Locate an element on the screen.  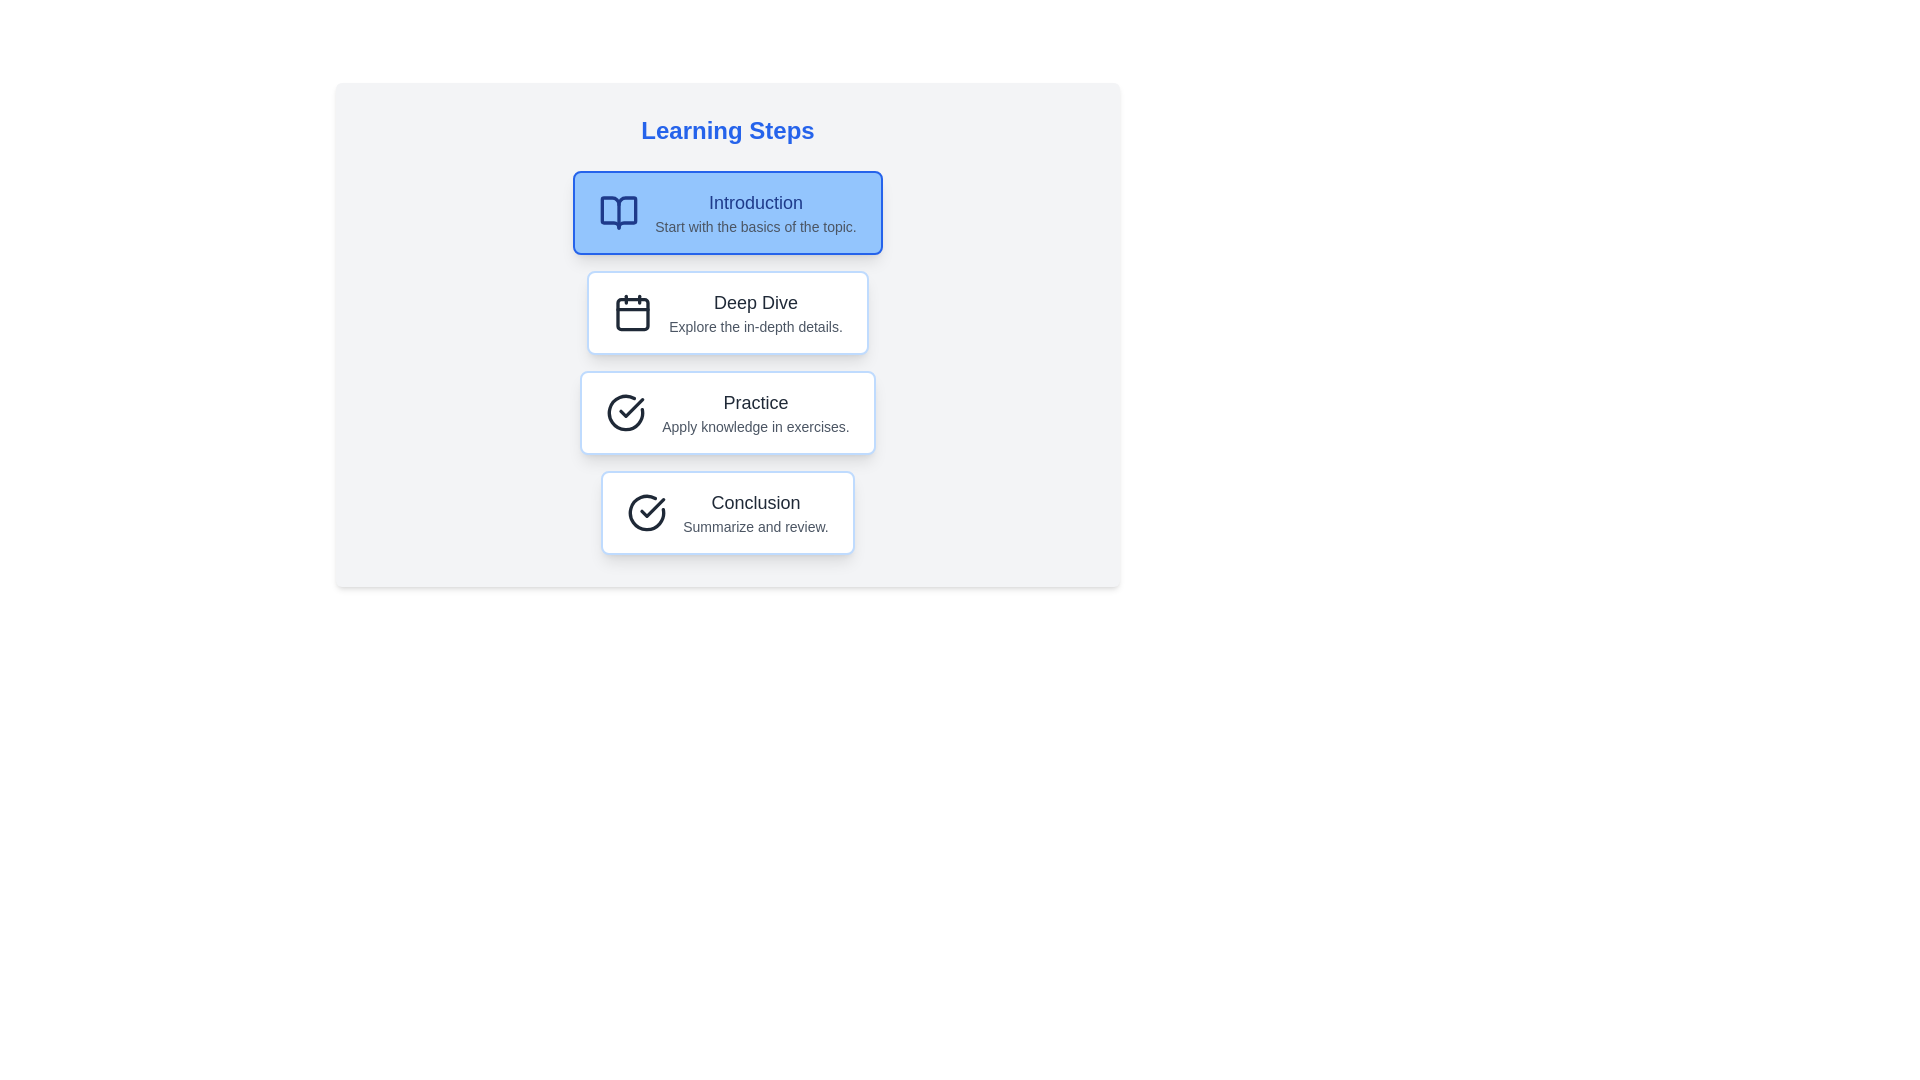
the second step in the 'Learning Steps' section, which serves as a label for exploring details about the topic is located at coordinates (754, 312).